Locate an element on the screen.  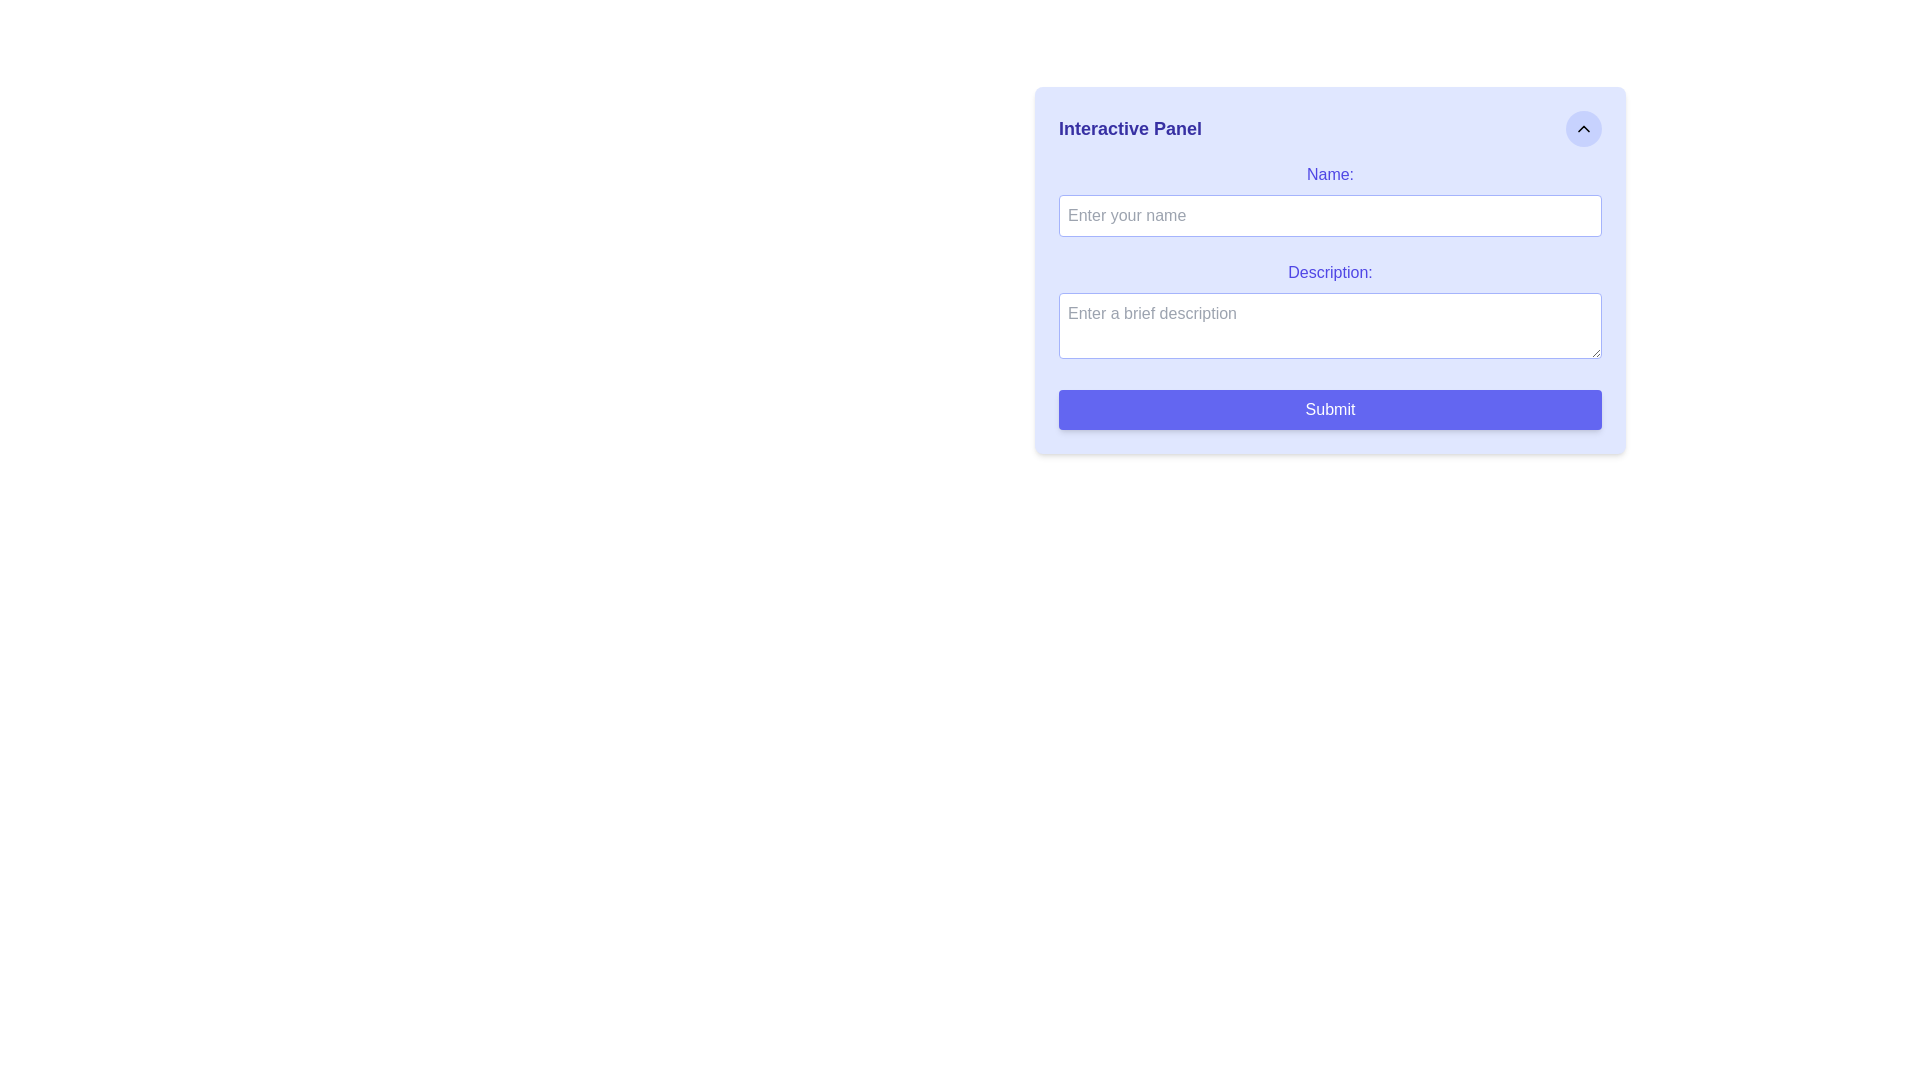
the 'Submit' button with blue background and white text is located at coordinates (1330, 408).